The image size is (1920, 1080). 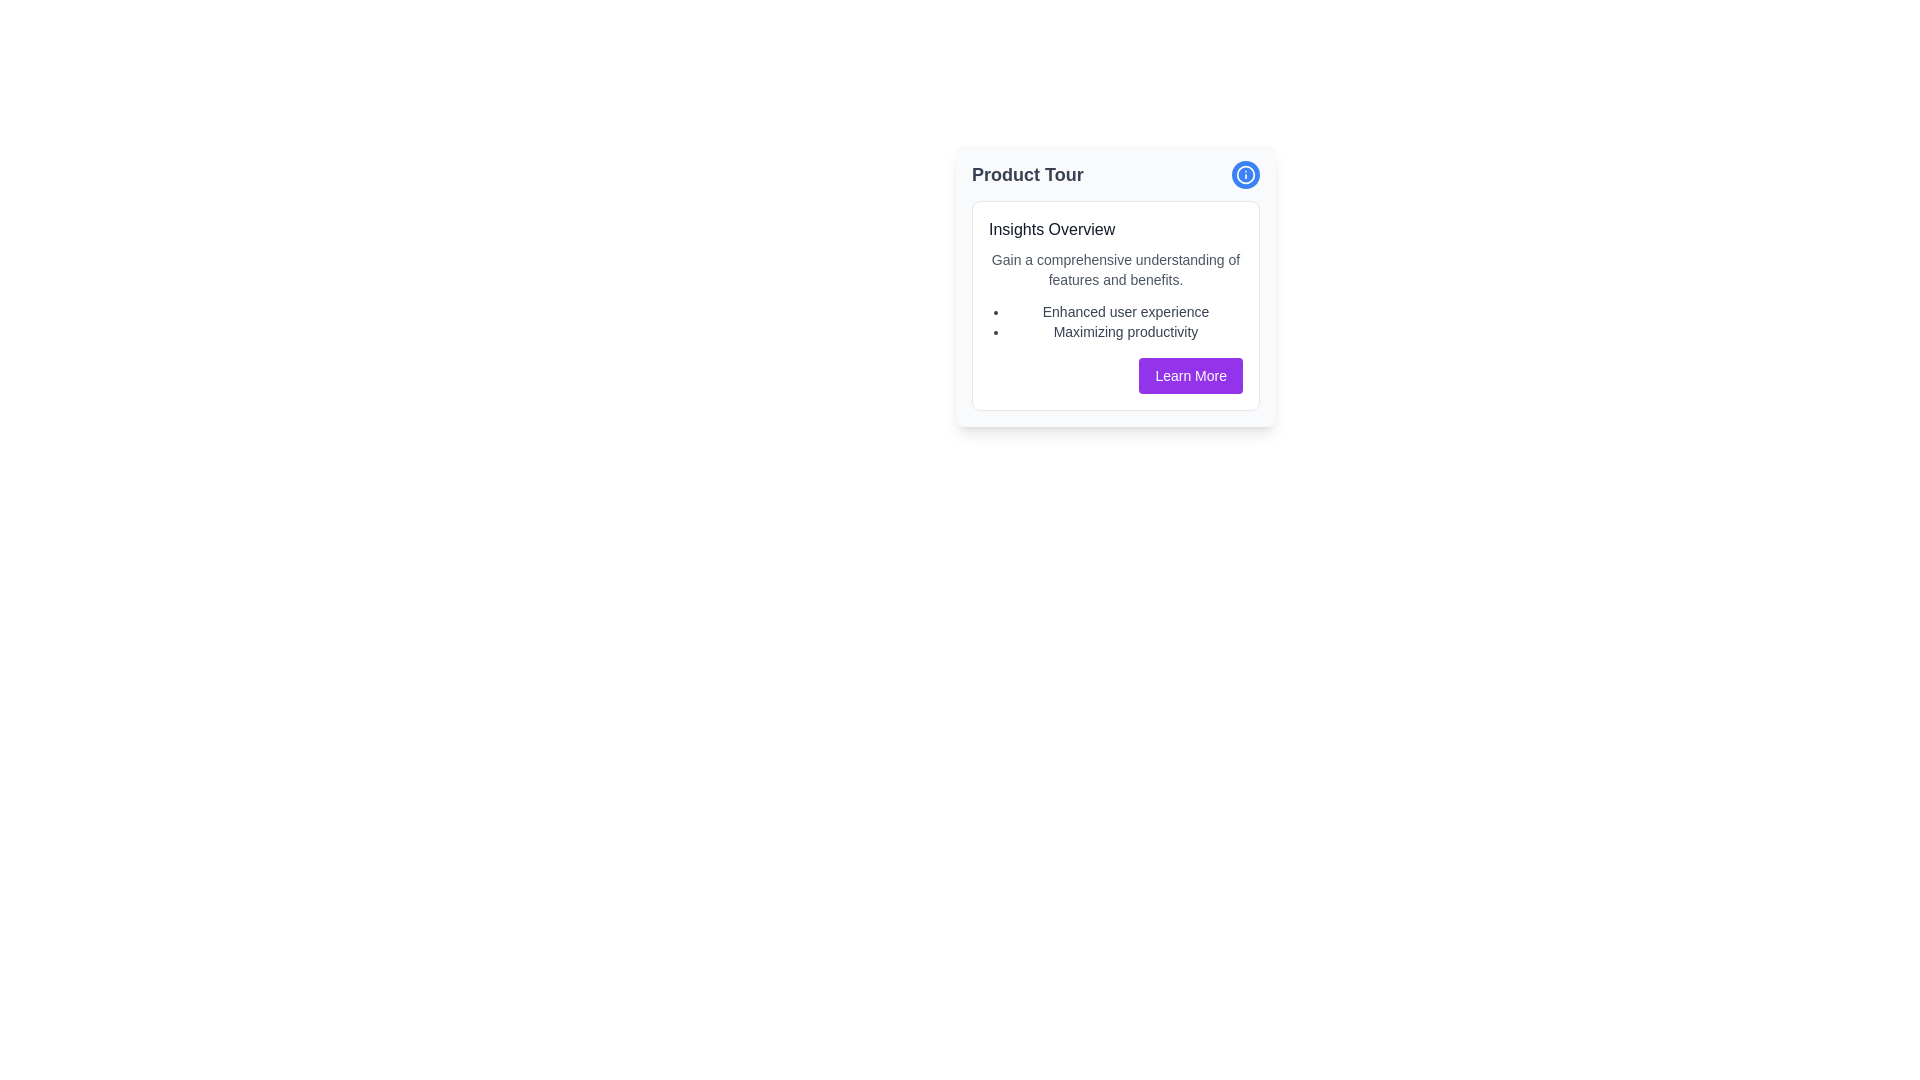 What do you see at coordinates (1245, 173) in the screenshot?
I see `the informational help button located to the right of the 'Product Tour' heading` at bounding box center [1245, 173].